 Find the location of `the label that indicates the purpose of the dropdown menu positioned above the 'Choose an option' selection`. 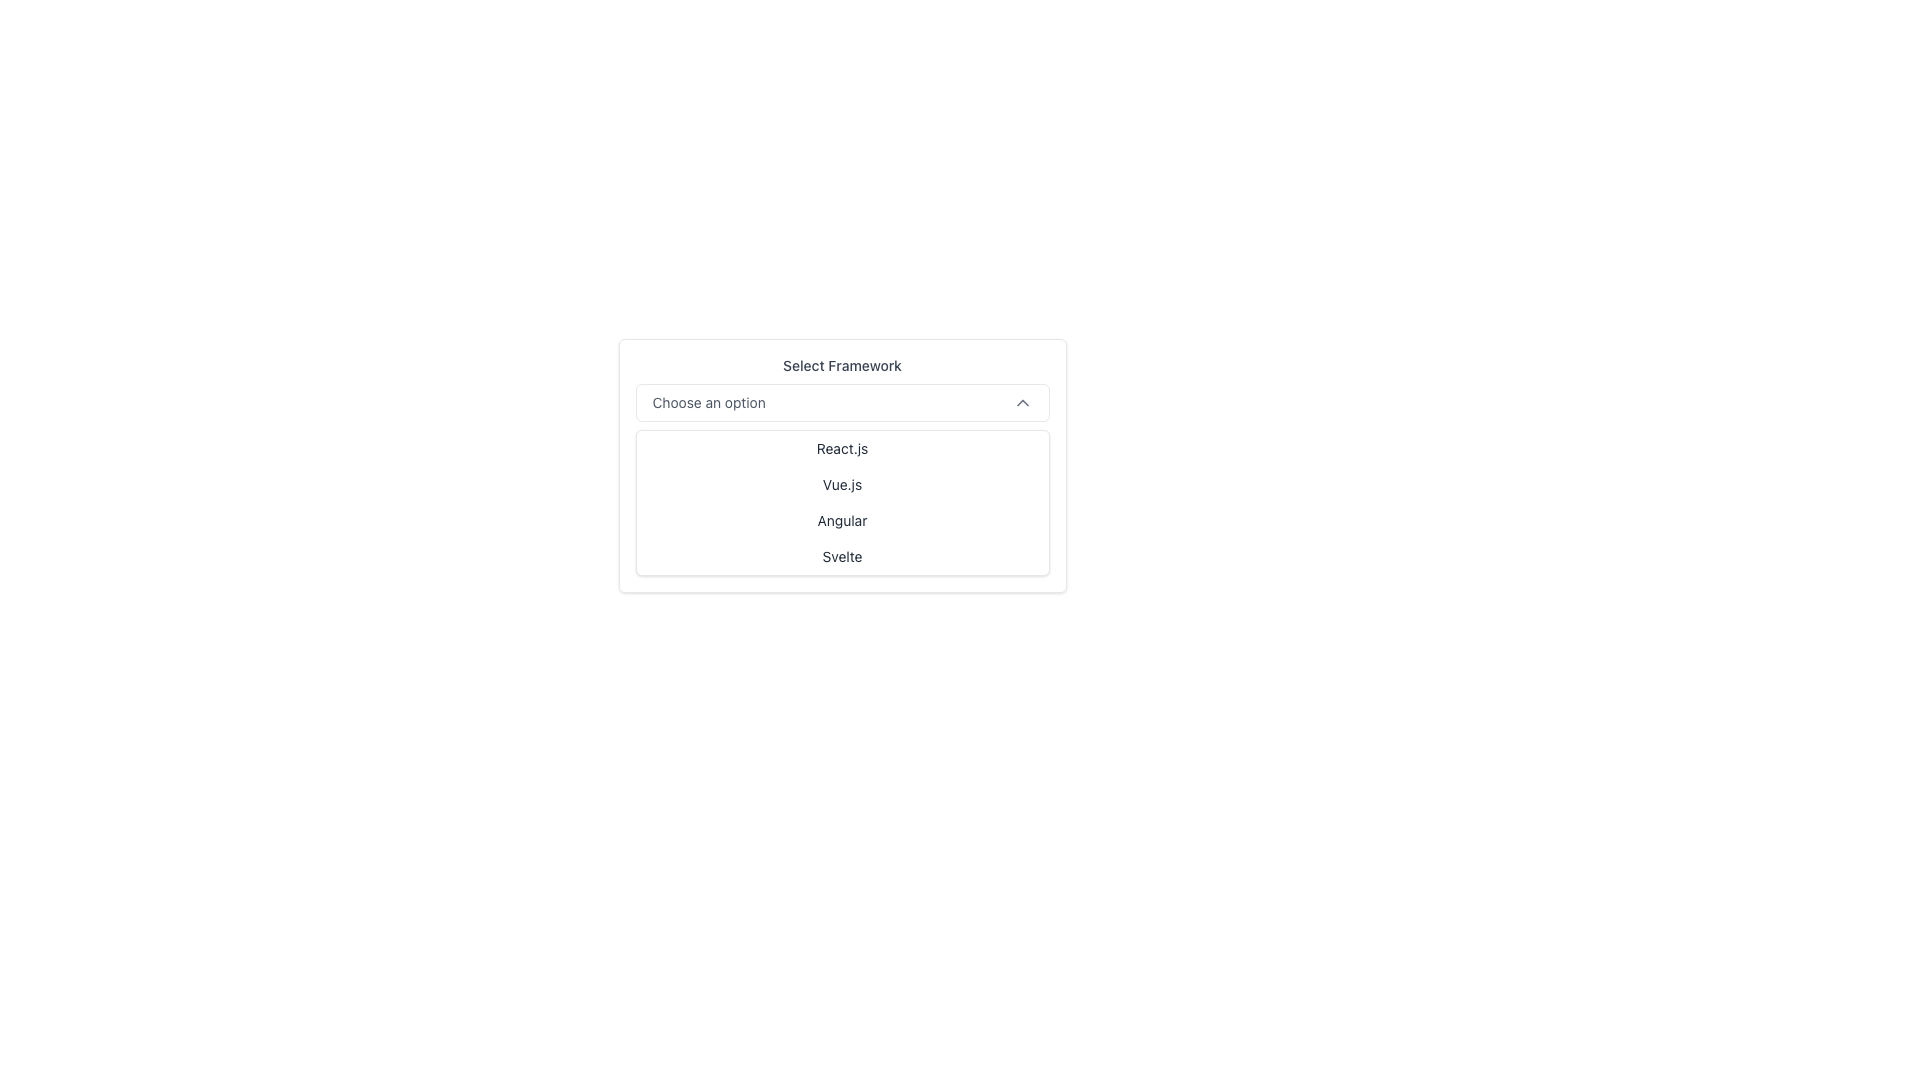

the label that indicates the purpose of the dropdown menu positioned above the 'Choose an option' selection is located at coordinates (842, 366).